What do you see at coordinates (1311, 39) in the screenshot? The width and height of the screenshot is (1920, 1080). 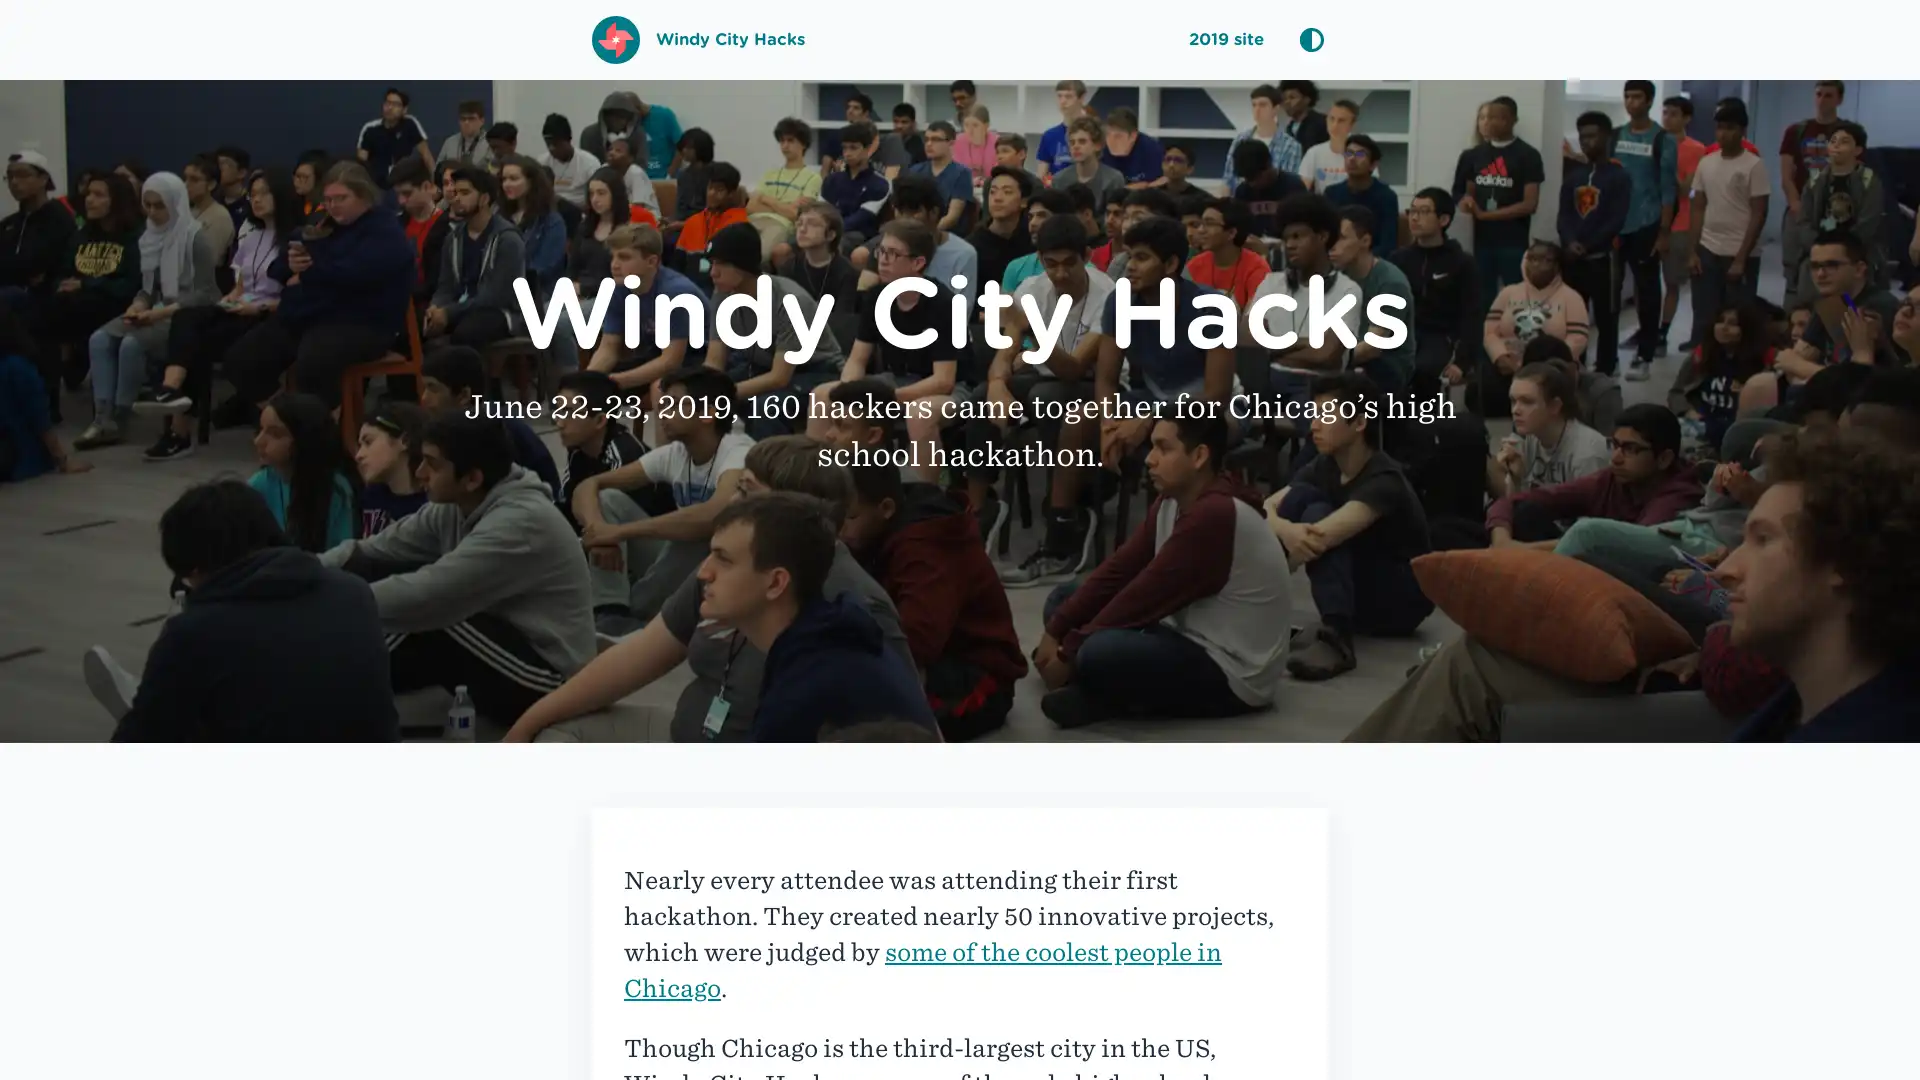 I see `Cycle Color Mode` at bounding box center [1311, 39].